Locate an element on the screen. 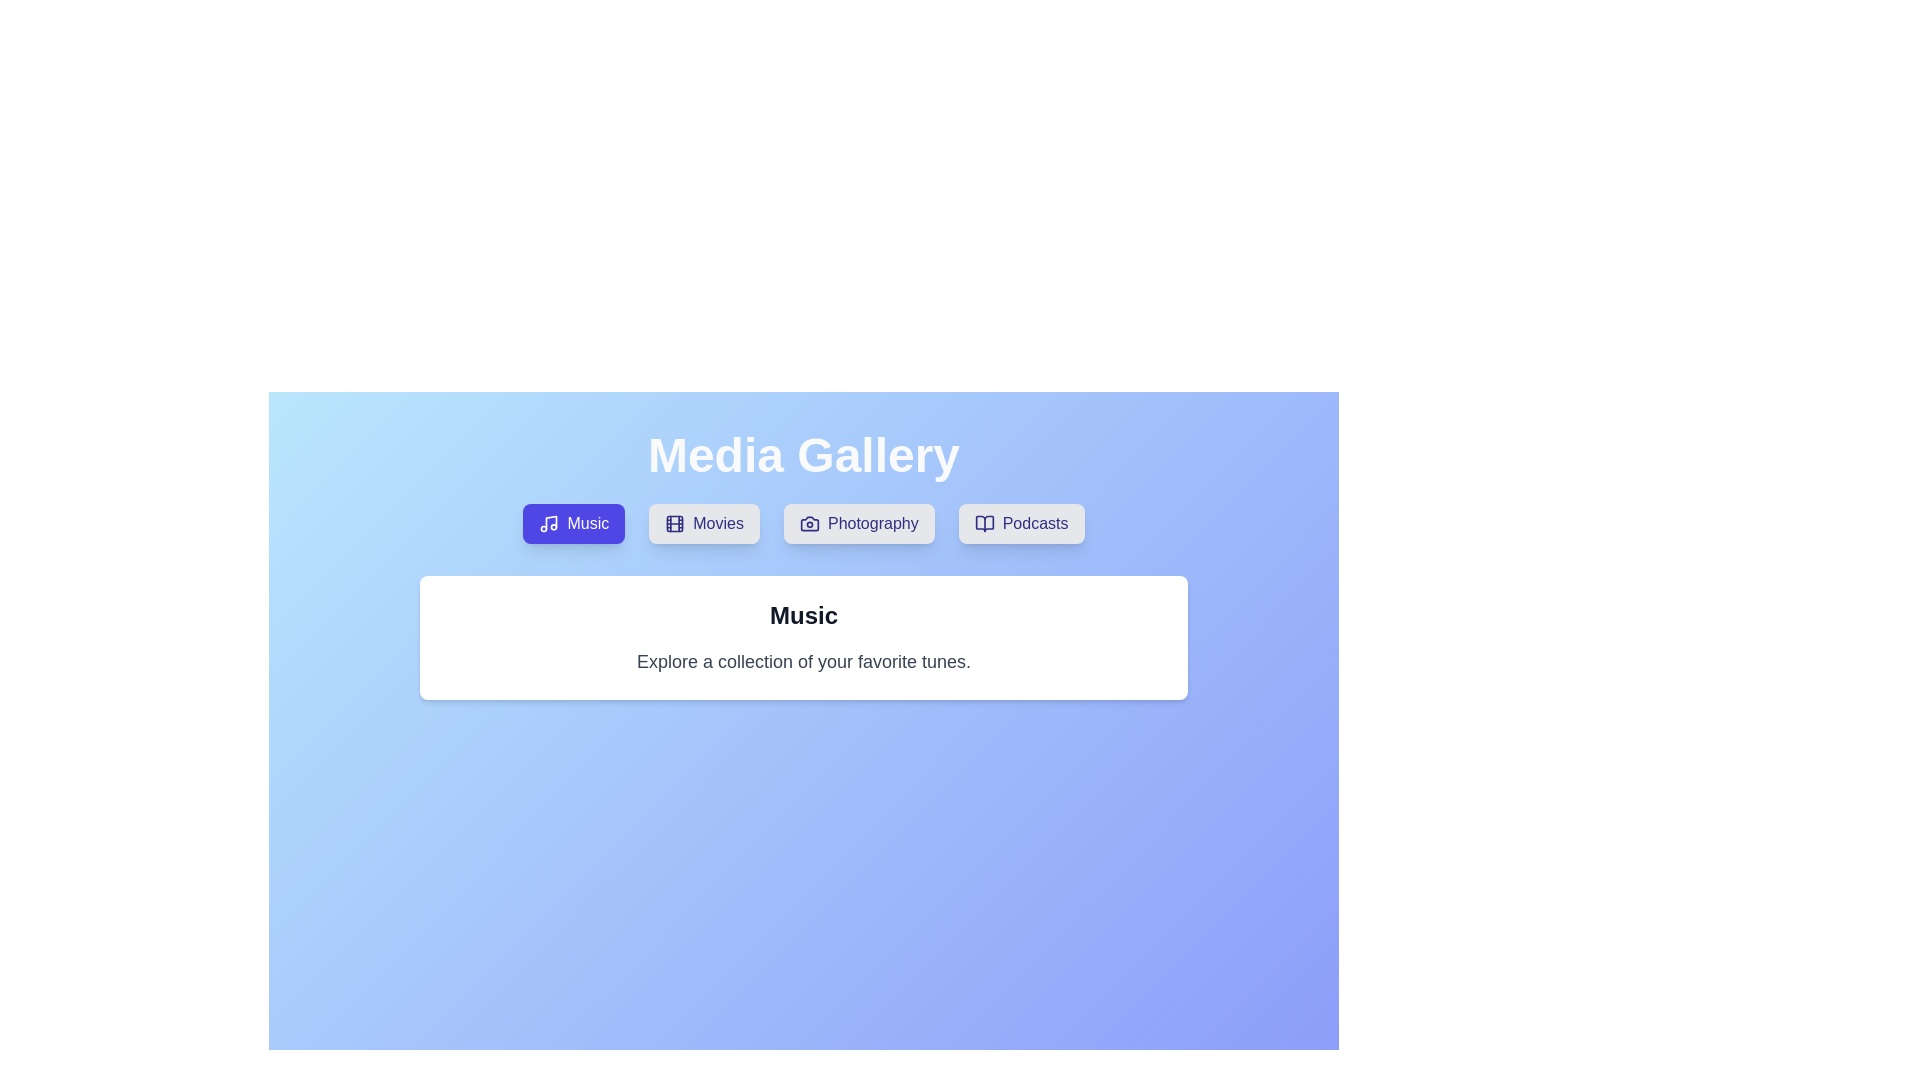 The image size is (1920, 1080). the Photography tab by clicking on its button is located at coordinates (859, 523).